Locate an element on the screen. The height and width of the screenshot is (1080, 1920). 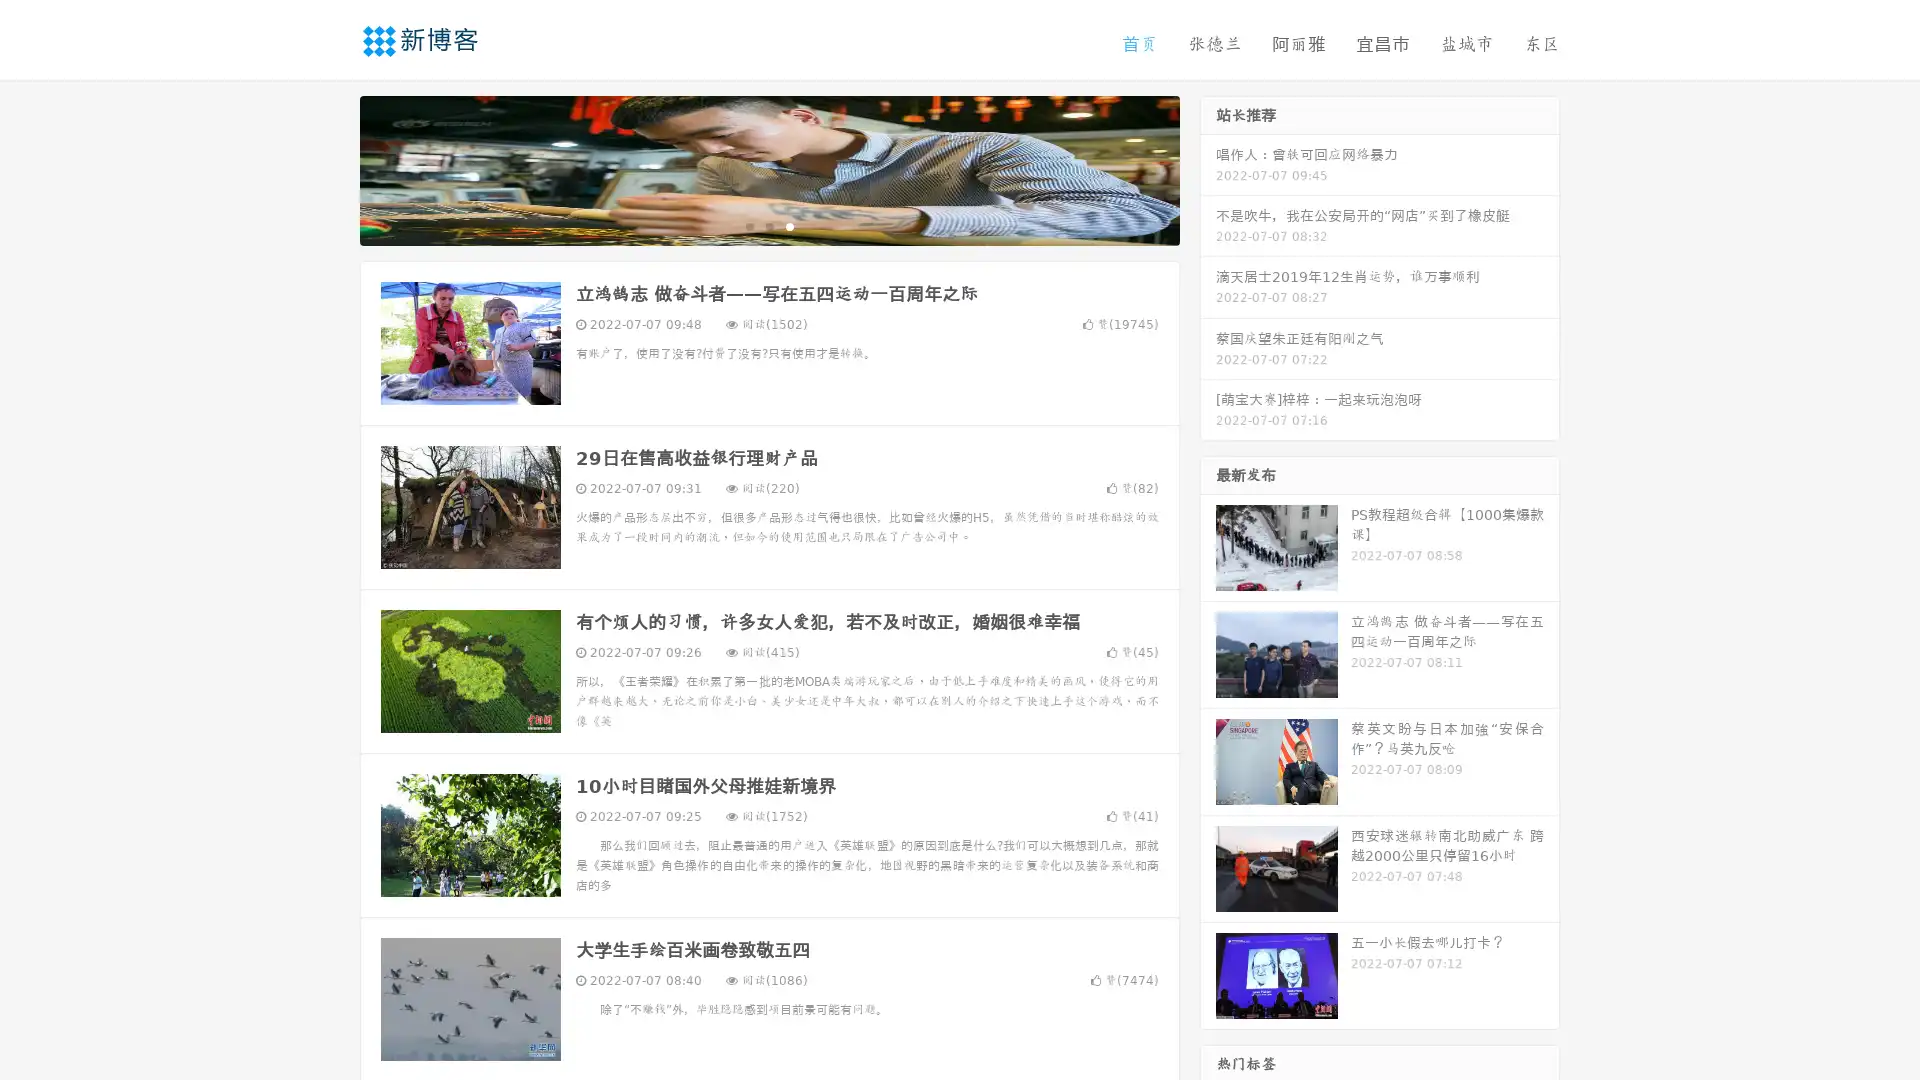
Go to slide 1 is located at coordinates (748, 225).